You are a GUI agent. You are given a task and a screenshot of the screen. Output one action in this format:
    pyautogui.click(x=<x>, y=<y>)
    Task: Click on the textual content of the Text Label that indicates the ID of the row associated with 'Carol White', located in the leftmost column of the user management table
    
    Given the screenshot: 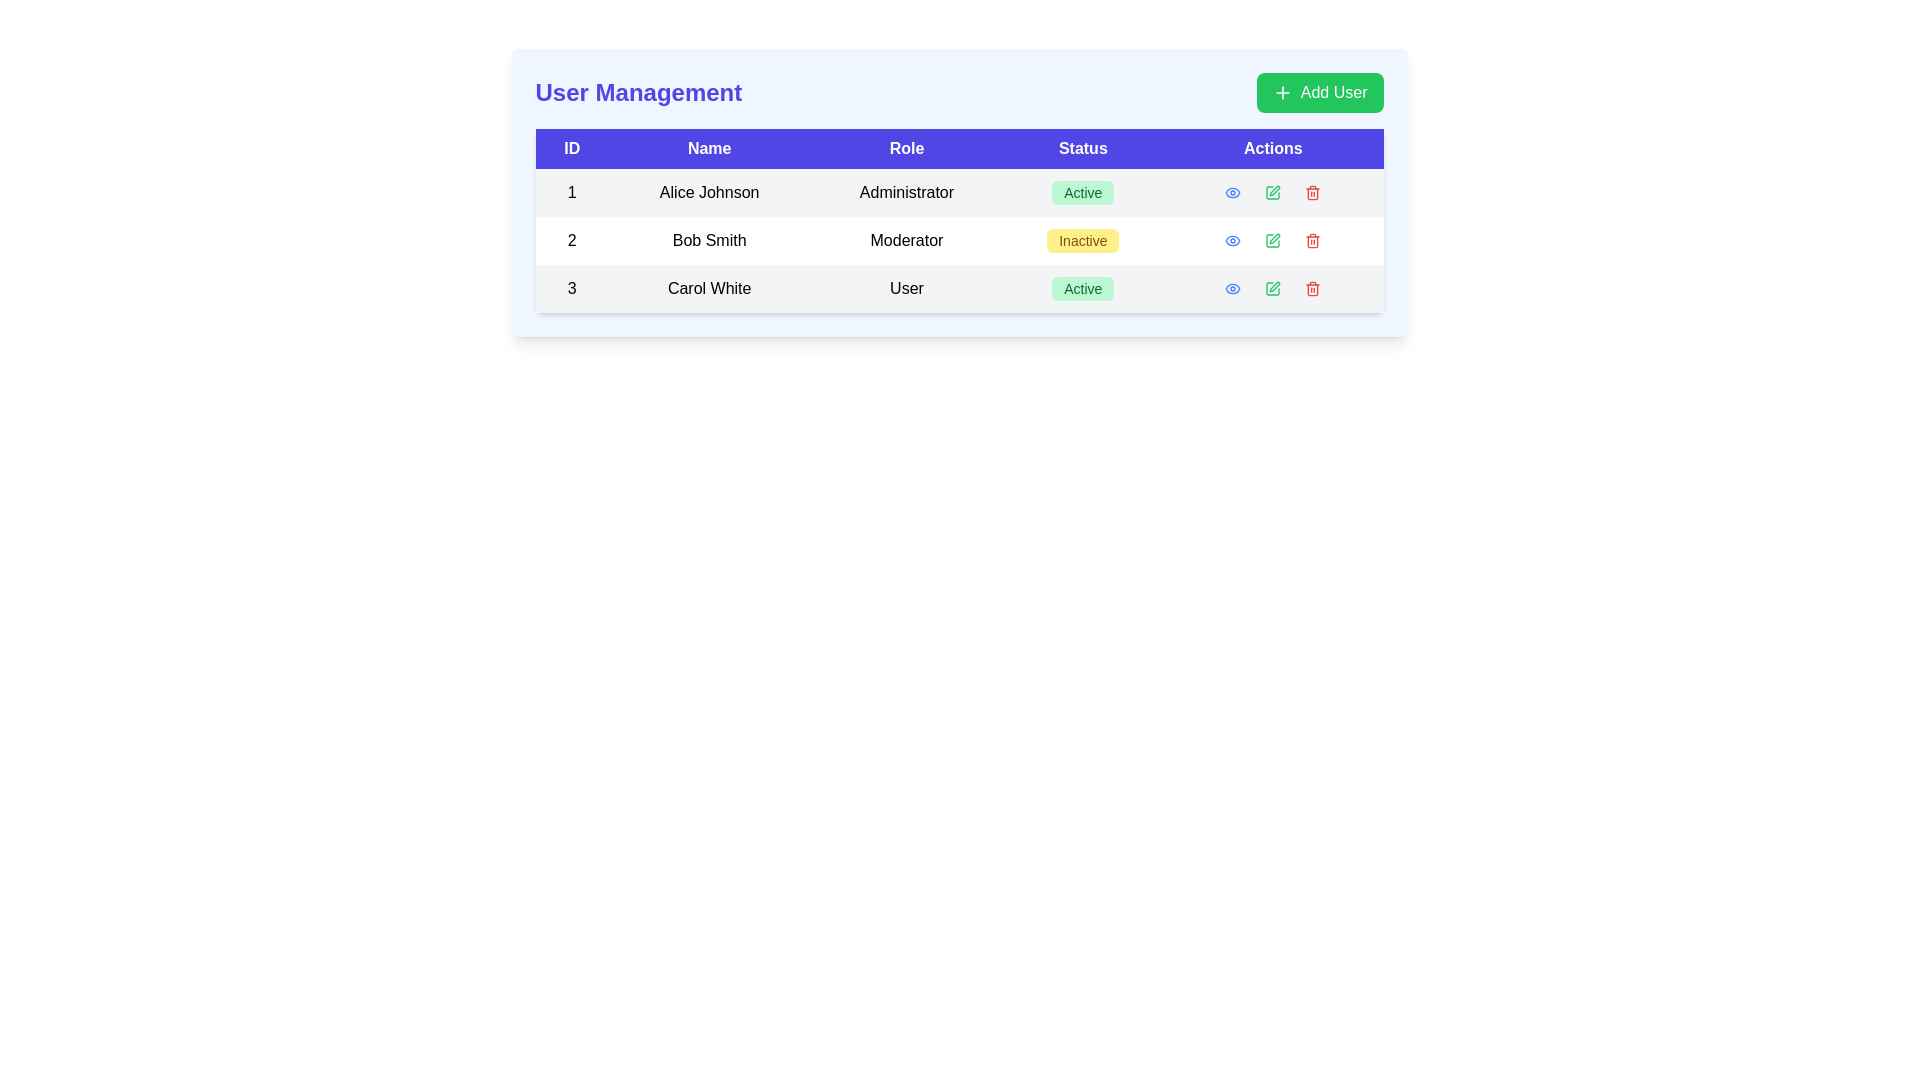 What is the action you would take?
    pyautogui.click(x=571, y=289)
    